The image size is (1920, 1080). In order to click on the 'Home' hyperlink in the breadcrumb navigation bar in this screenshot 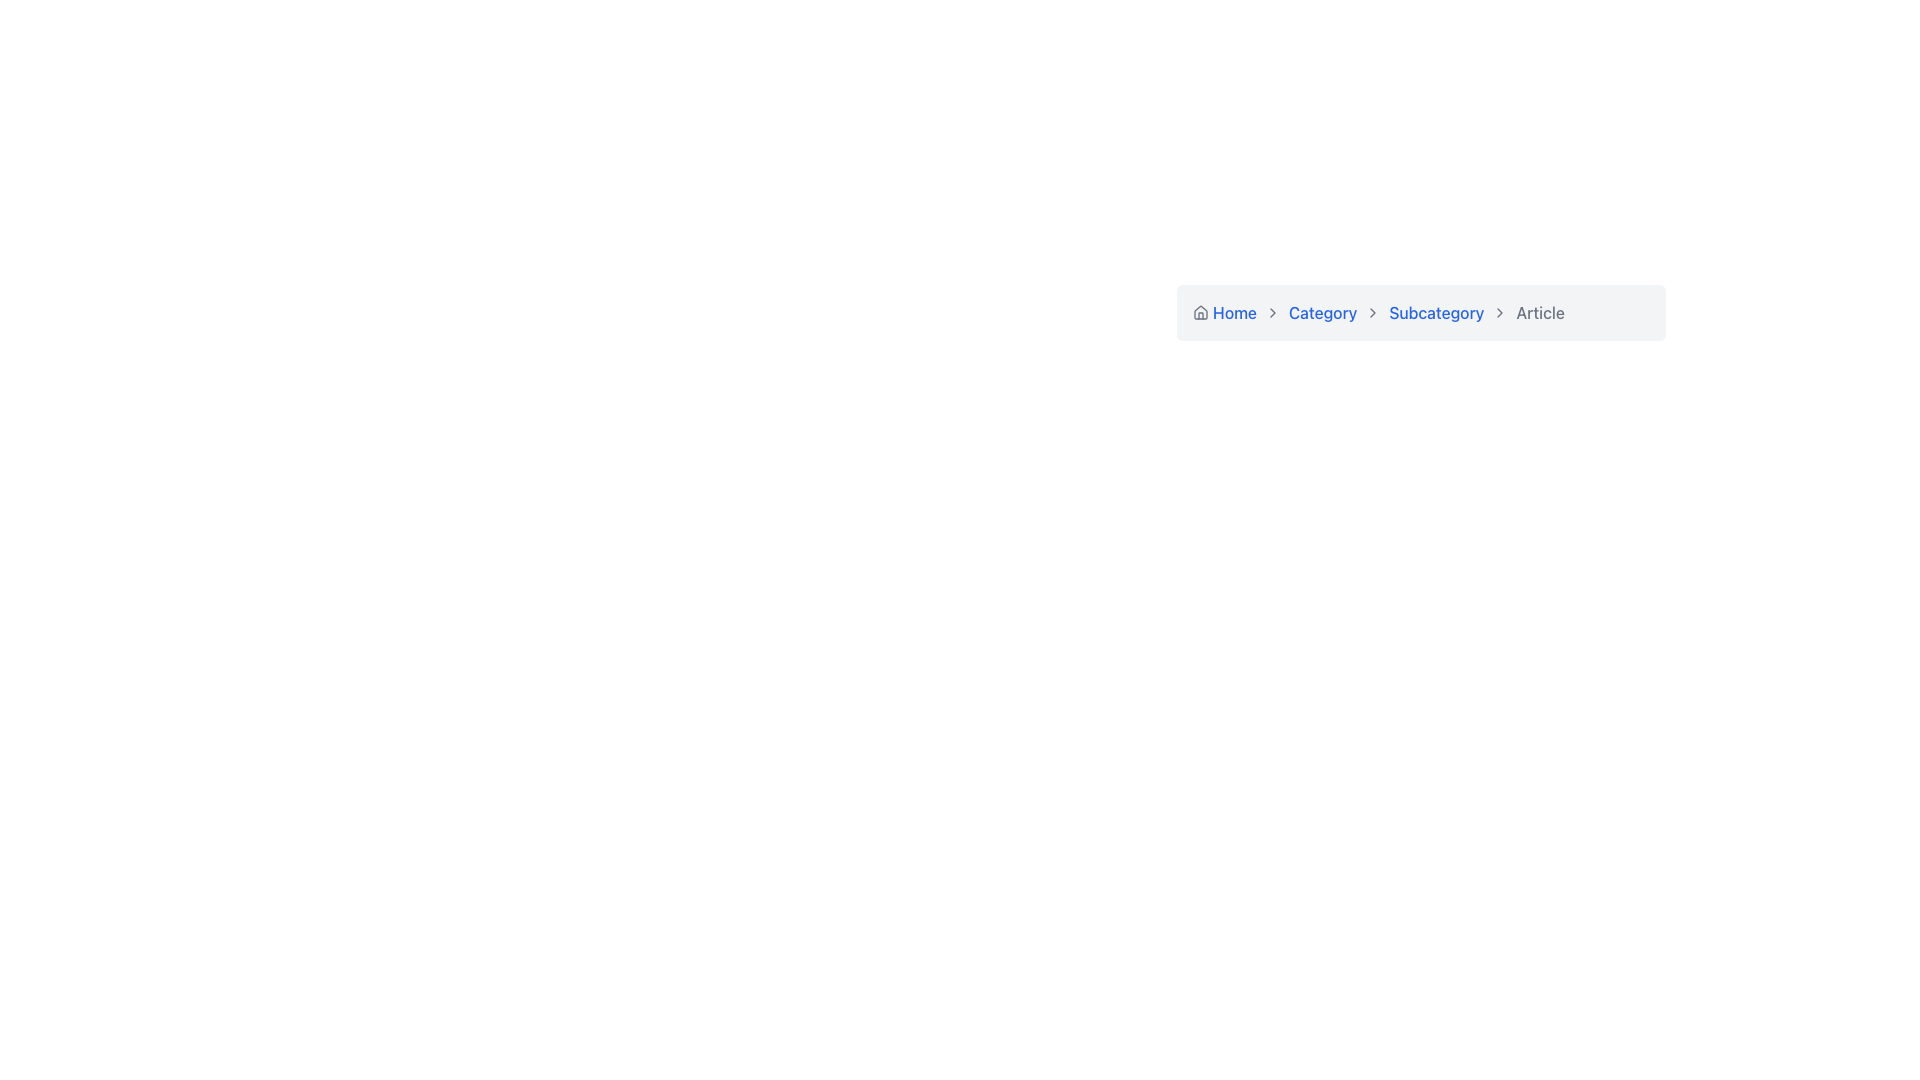, I will do `click(1223, 312)`.